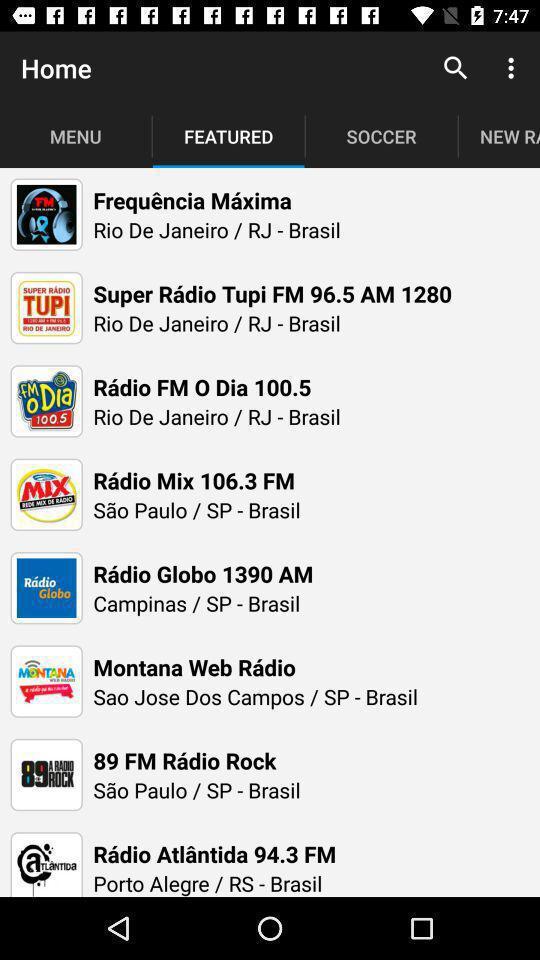 The height and width of the screenshot is (960, 540). Describe the element at coordinates (455, 68) in the screenshot. I see `icon to the right of soccer` at that location.